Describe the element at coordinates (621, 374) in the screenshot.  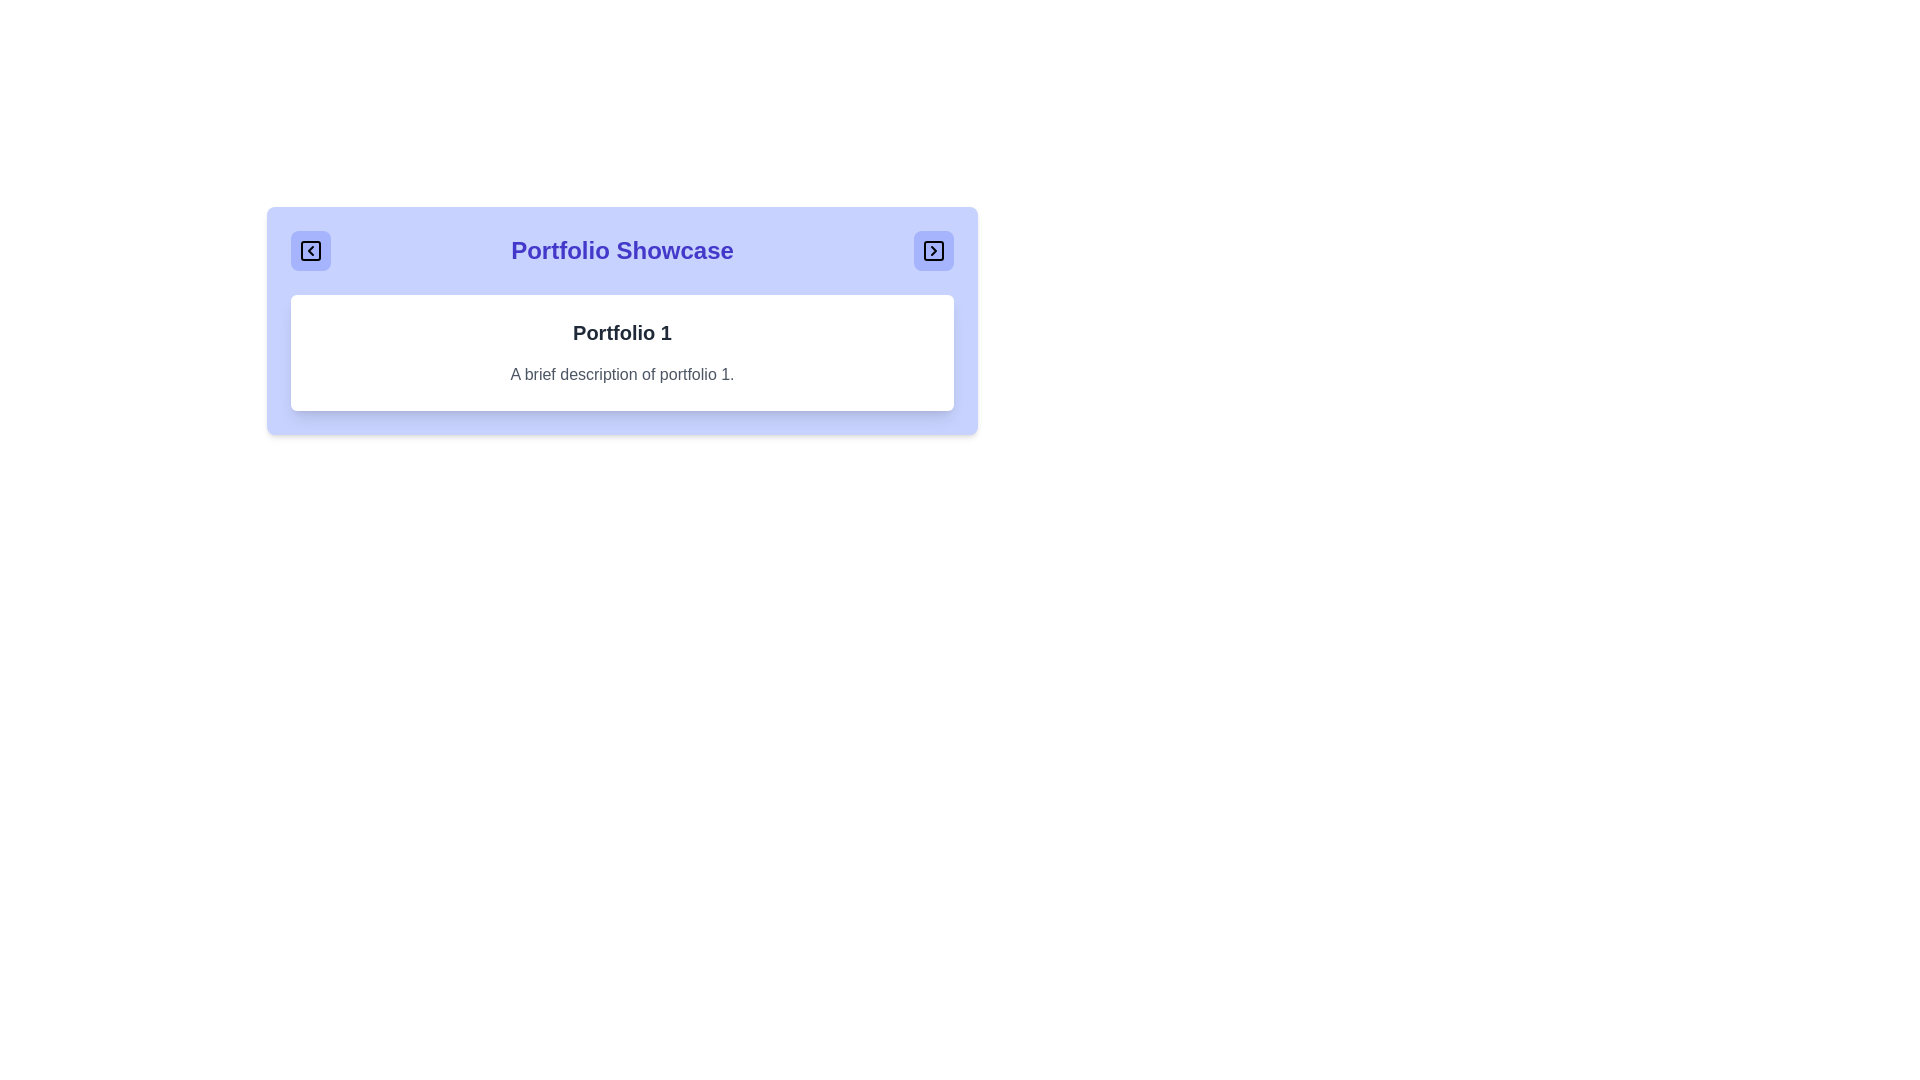
I see `the static text reading 'A brief description of portfolio 1.' which is styled in gray and positioned below the title 'Portfolio 1' in a high-contrast card` at that location.